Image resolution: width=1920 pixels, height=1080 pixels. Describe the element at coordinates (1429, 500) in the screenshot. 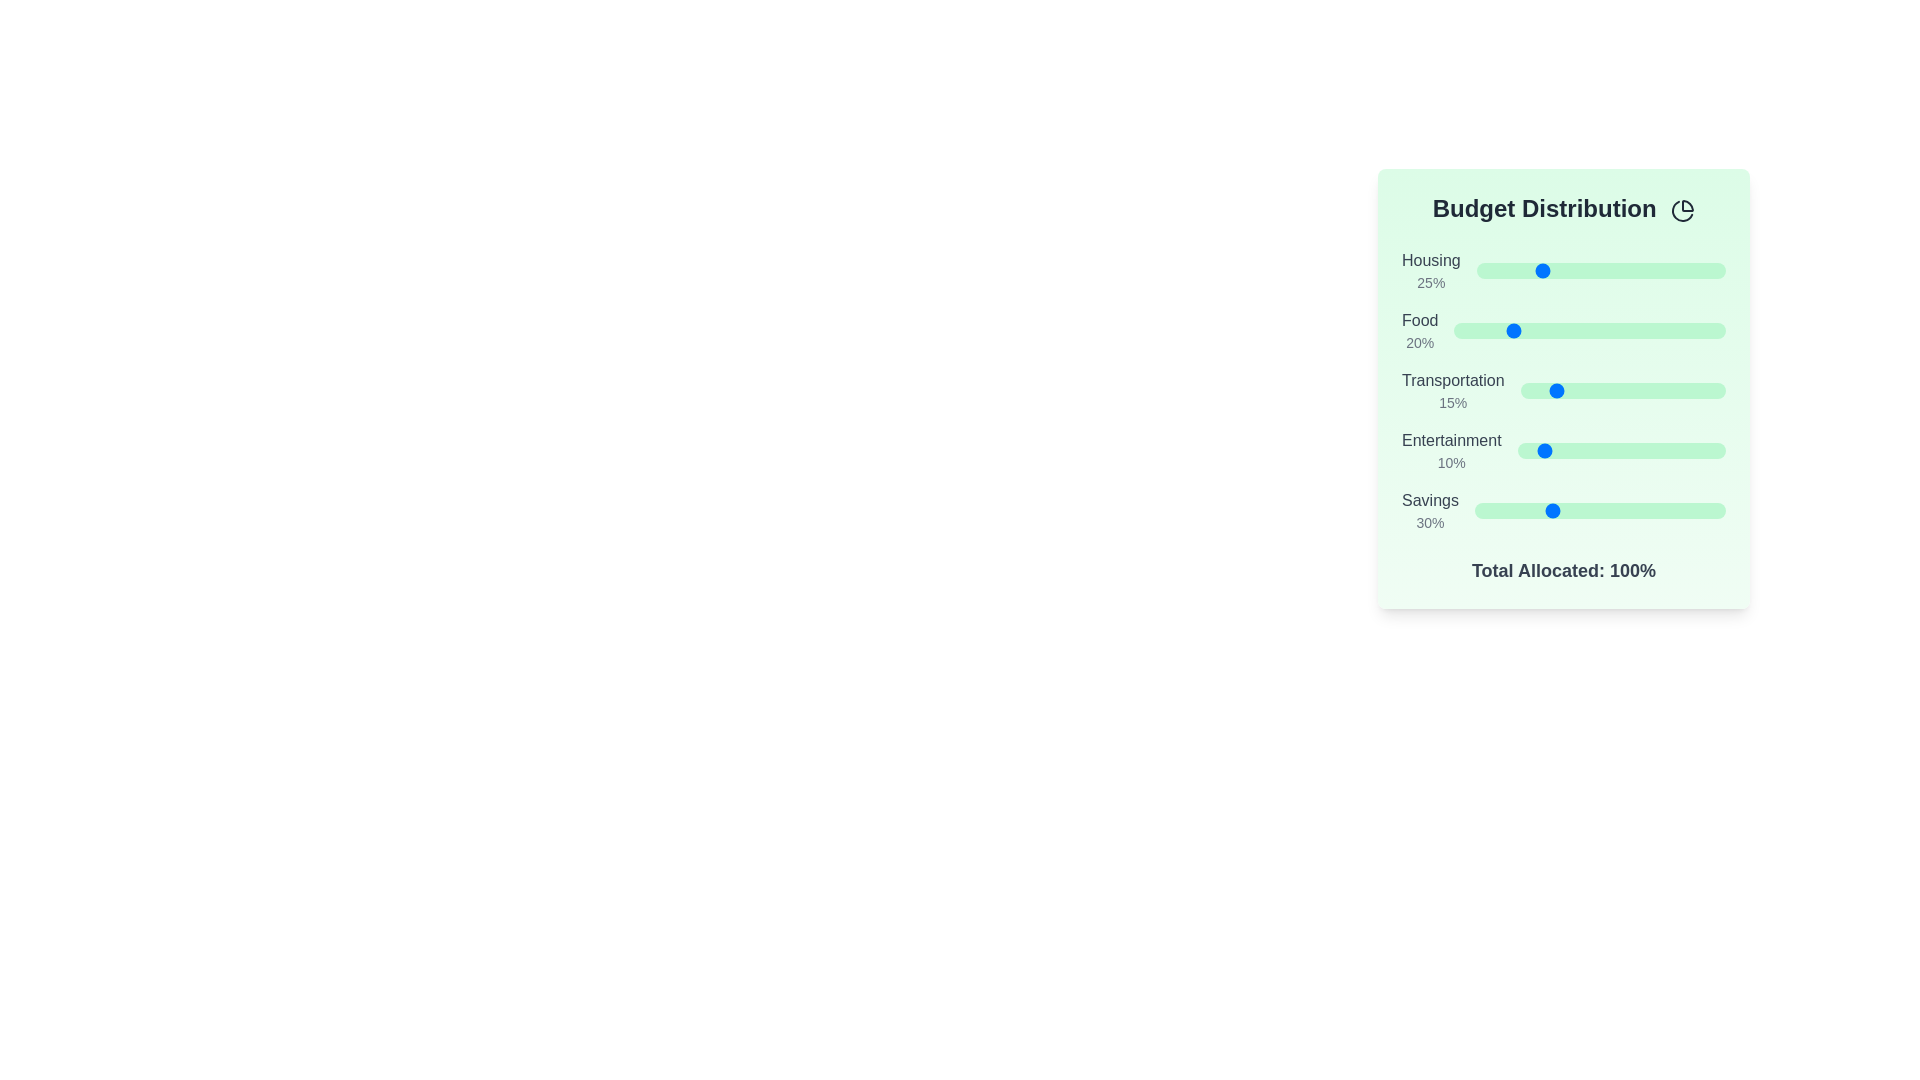

I see `the category name Savings to highlight it` at that location.